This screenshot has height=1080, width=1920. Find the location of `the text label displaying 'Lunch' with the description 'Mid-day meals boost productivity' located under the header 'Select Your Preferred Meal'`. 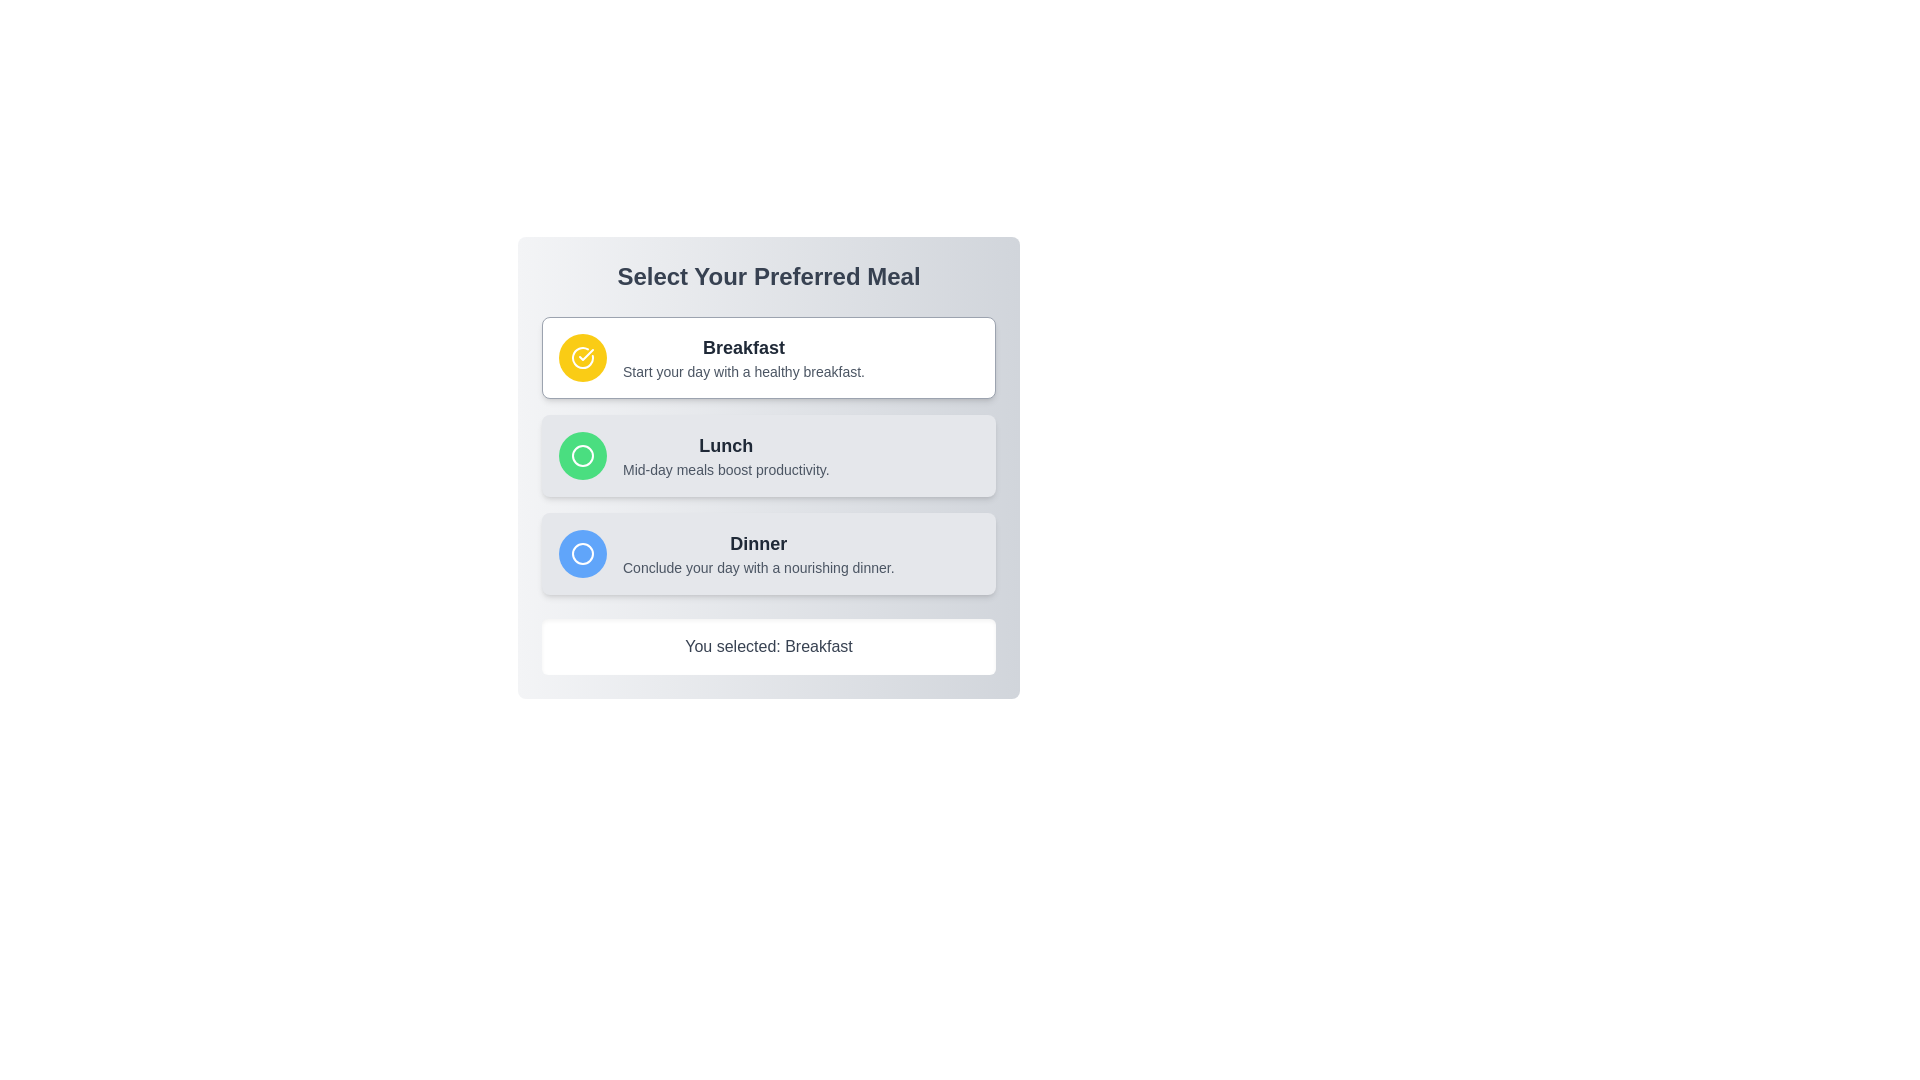

the text label displaying 'Lunch' with the description 'Mid-day meals boost productivity' located under the header 'Select Your Preferred Meal' is located at coordinates (725, 455).